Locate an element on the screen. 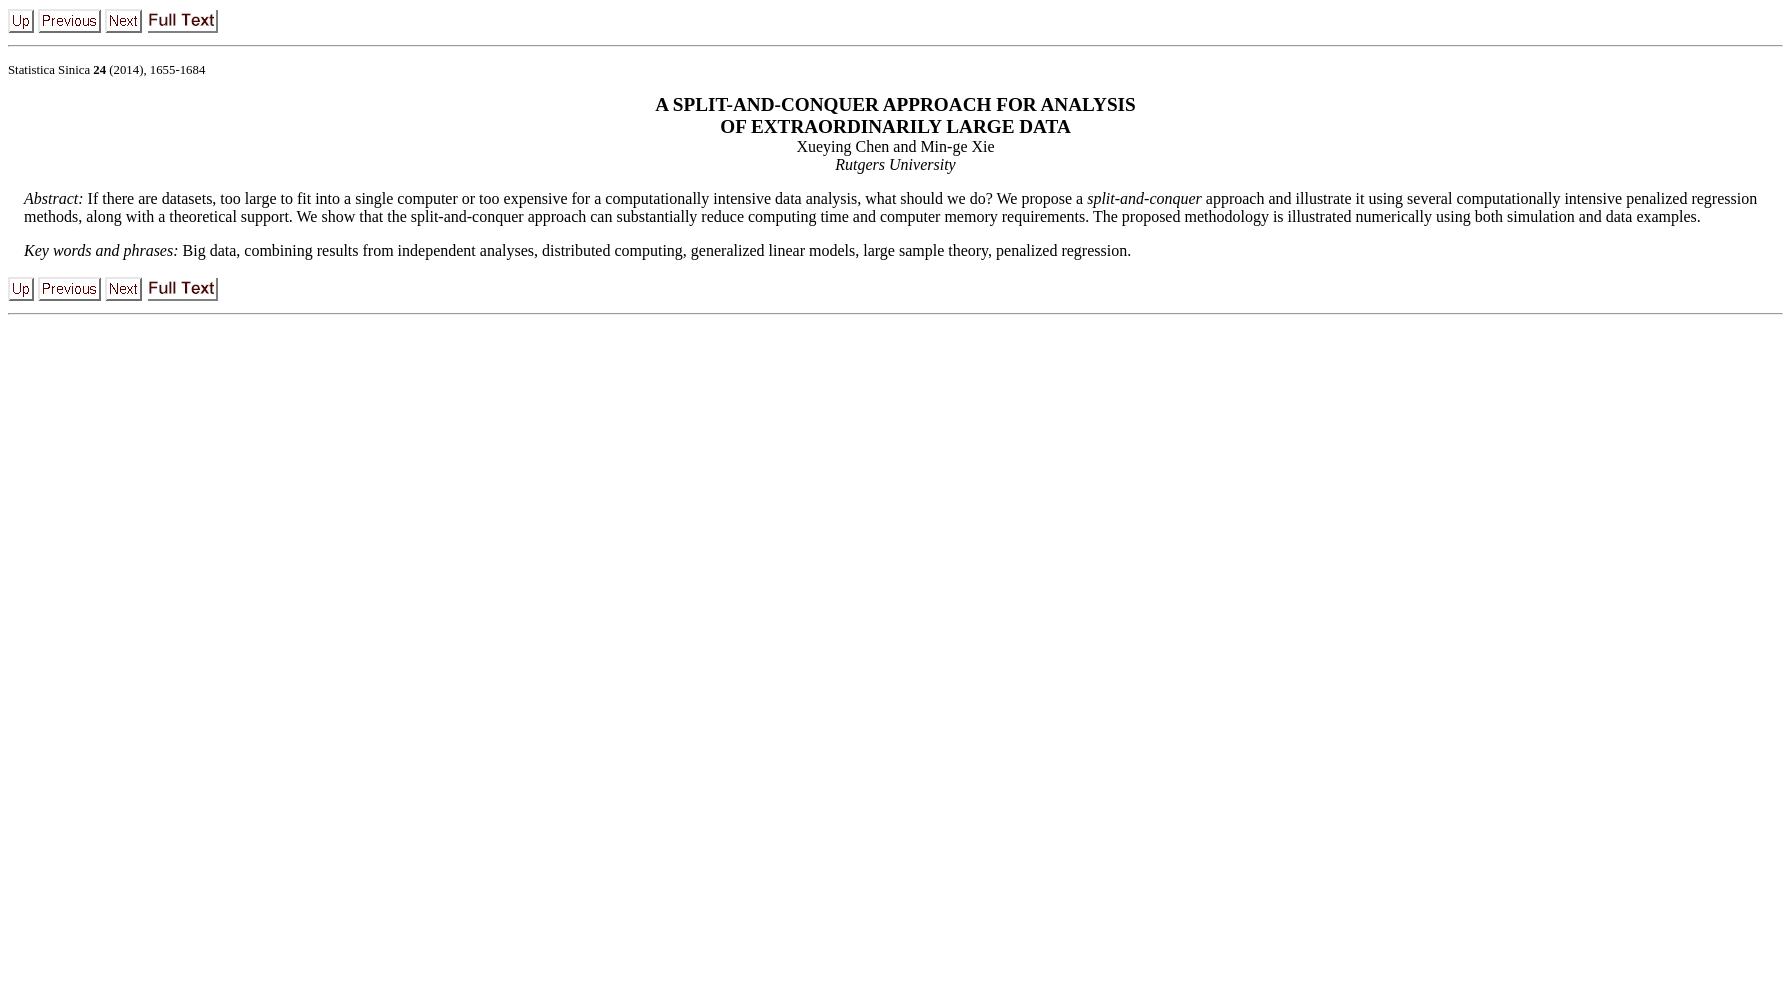 The width and height of the screenshot is (1791, 1000). 'Abstract:' is located at coordinates (55, 197).